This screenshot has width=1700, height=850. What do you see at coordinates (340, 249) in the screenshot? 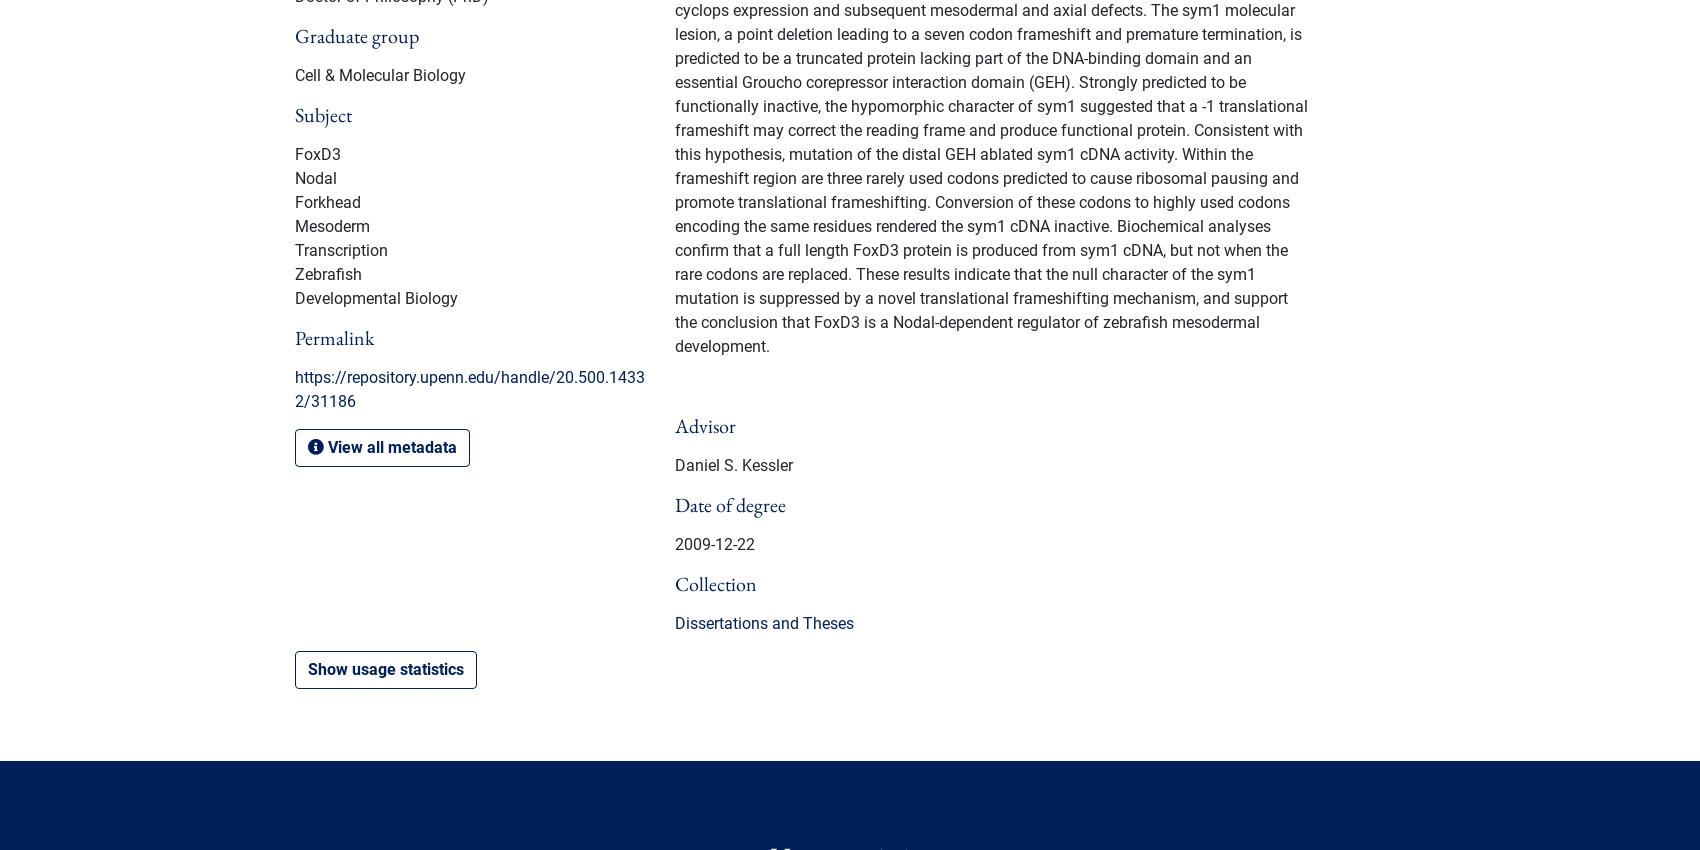
I see `'Transcription'` at bounding box center [340, 249].